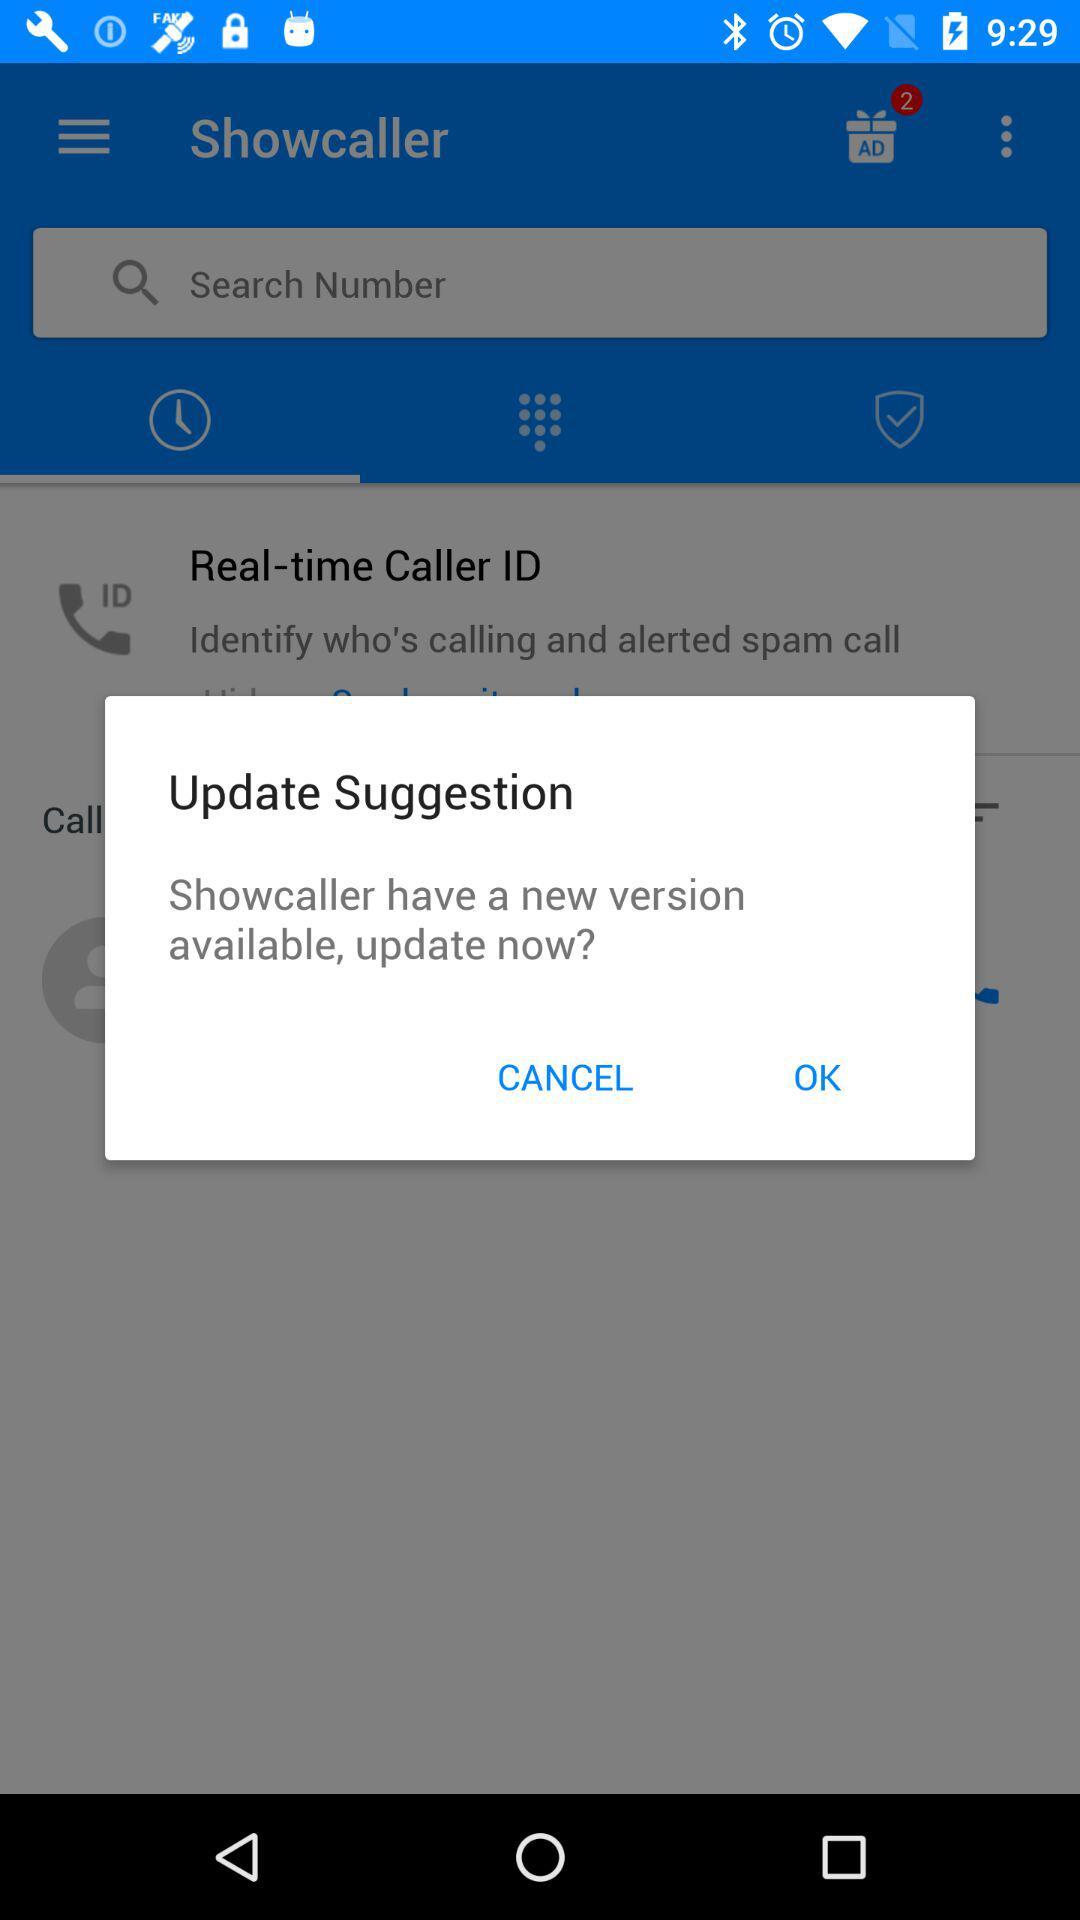 The image size is (1080, 1920). Describe the element at coordinates (565, 1075) in the screenshot. I see `the cancel icon` at that location.